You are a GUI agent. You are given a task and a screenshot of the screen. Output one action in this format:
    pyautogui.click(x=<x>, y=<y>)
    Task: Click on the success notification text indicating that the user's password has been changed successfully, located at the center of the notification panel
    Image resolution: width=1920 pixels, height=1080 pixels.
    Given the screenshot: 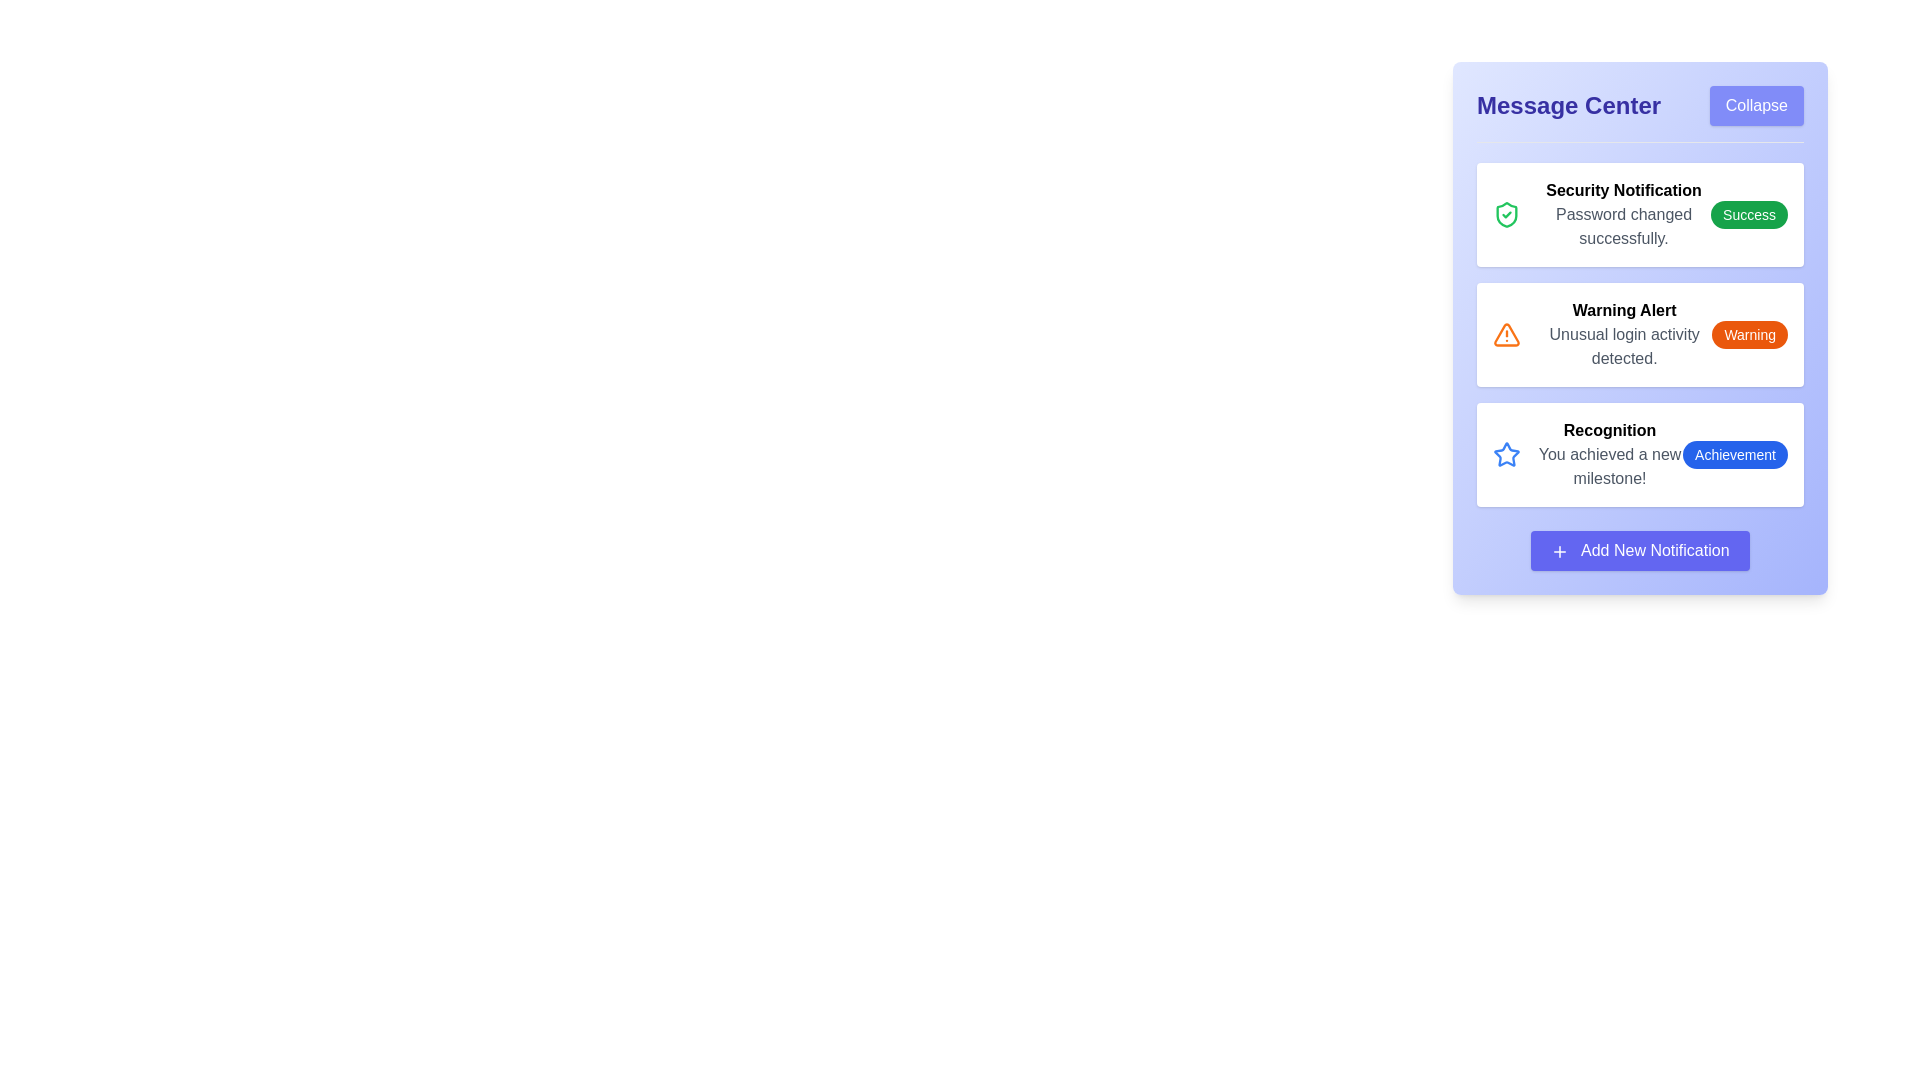 What is the action you would take?
    pyautogui.click(x=1624, y=215)
    